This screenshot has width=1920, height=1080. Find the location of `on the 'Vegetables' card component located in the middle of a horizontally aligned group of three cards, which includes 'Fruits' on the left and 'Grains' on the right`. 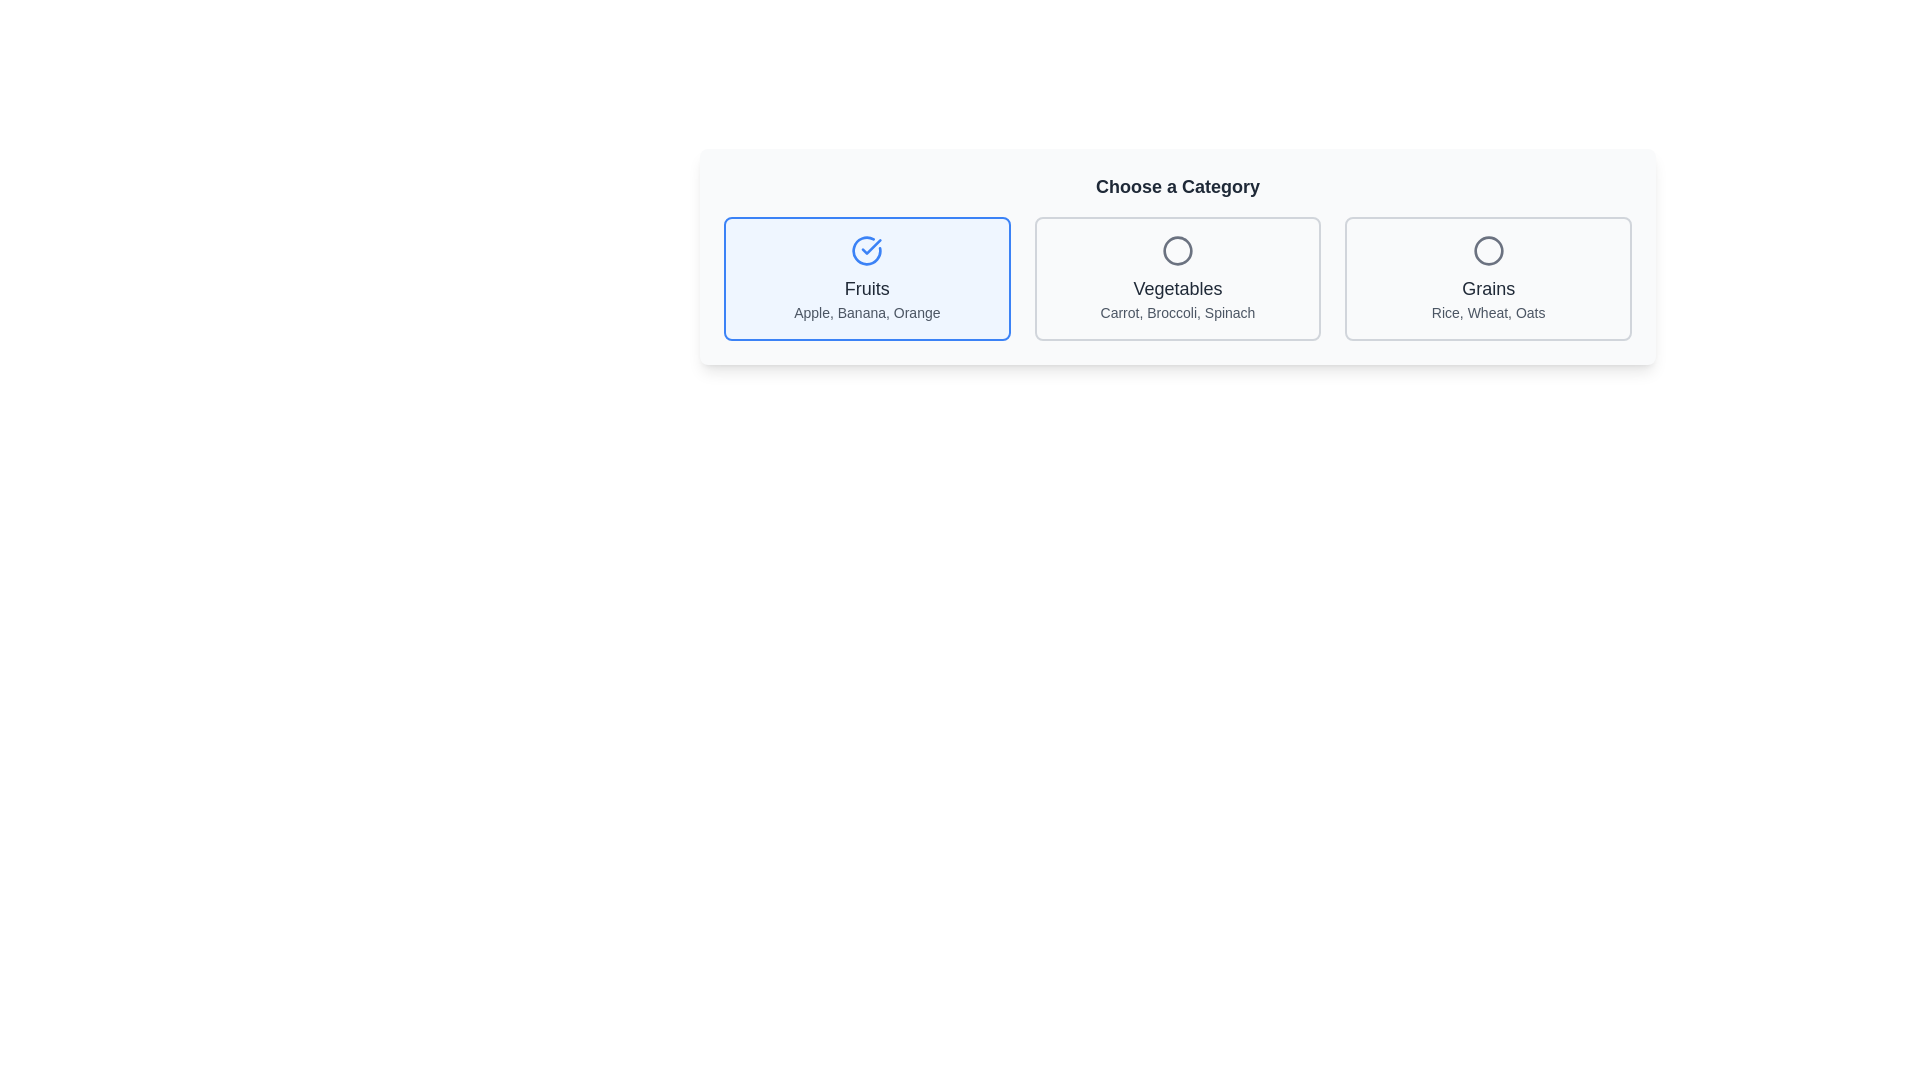

on the 'Vegetables' card component located in the middle of a horizontally aligned group of three cards, which includes 'Fruits' on the left and 'Grains' on the right is located at coordinates (1177, 278).